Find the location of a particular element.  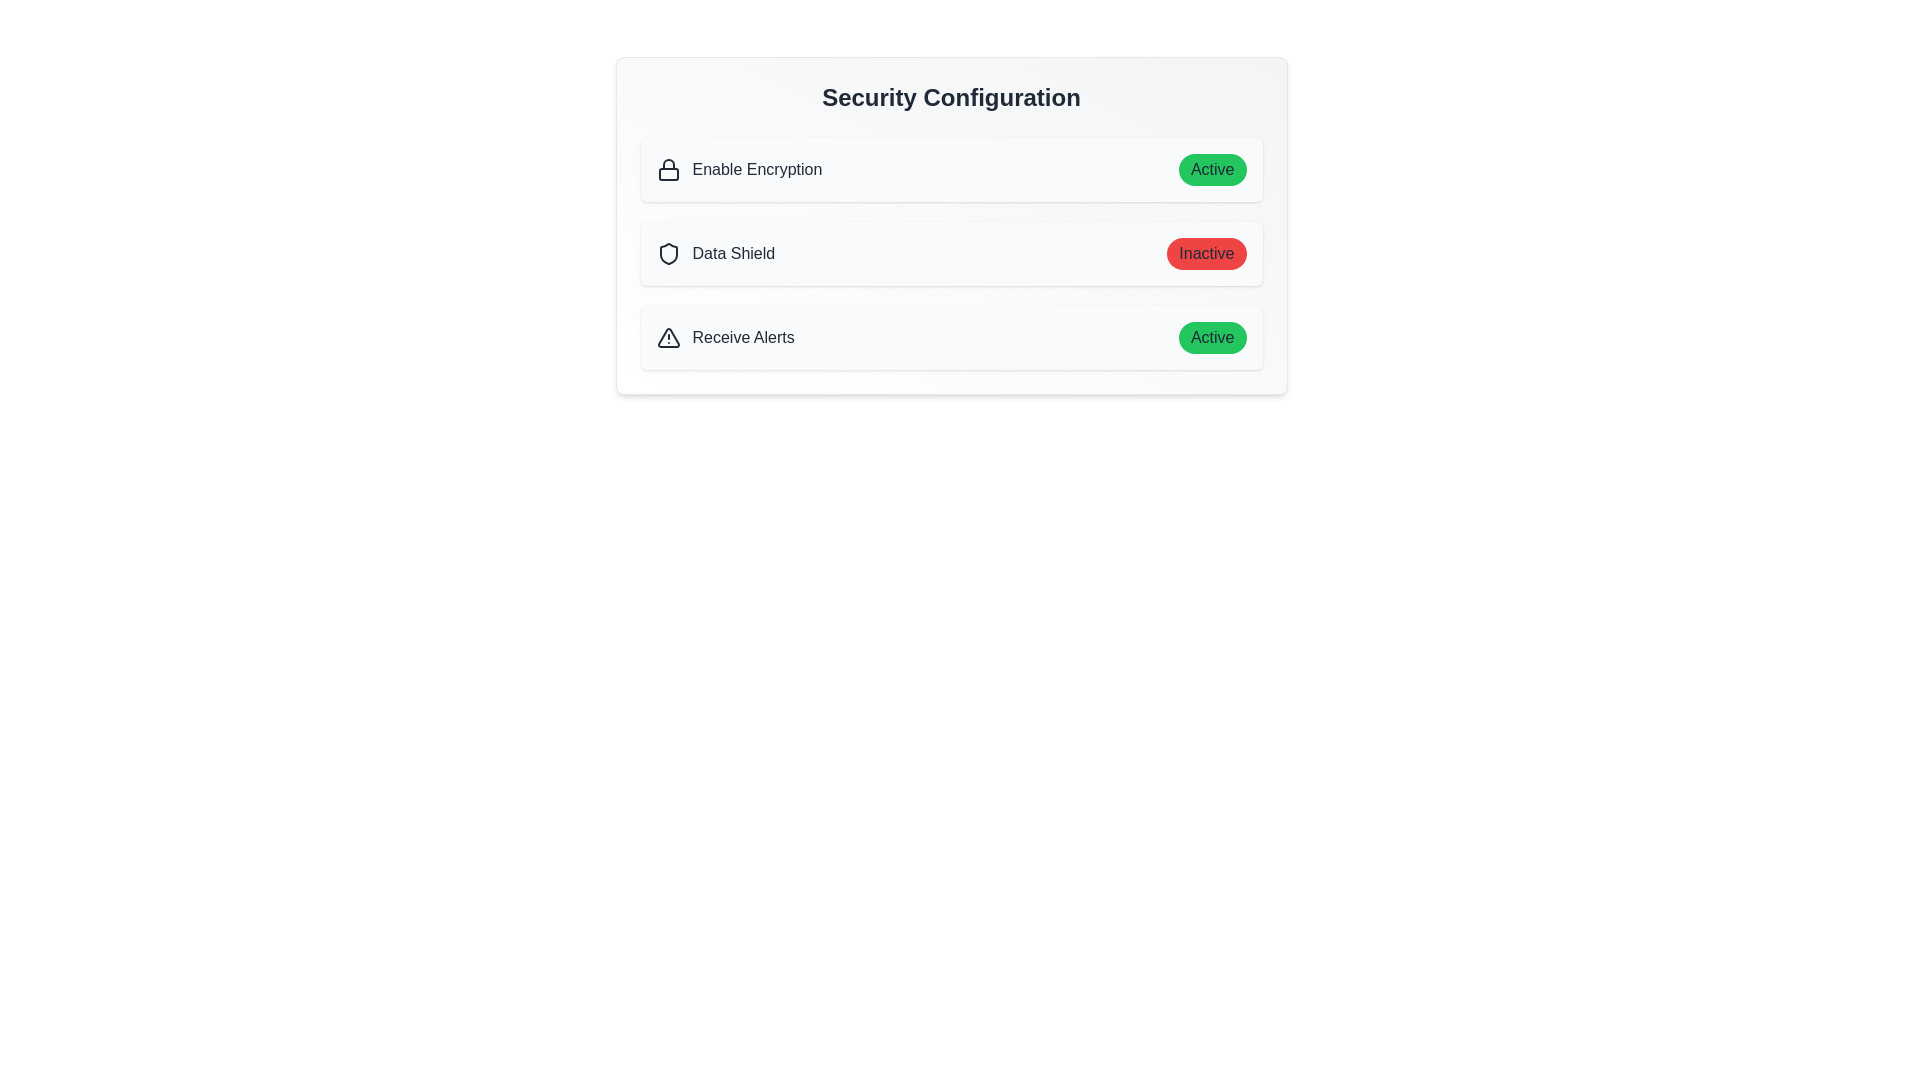

text label that says 'Enable Encryption', which is located under the 'Security Configuration' heading and to the right of a lock icon is located at coordinates (756, 168).